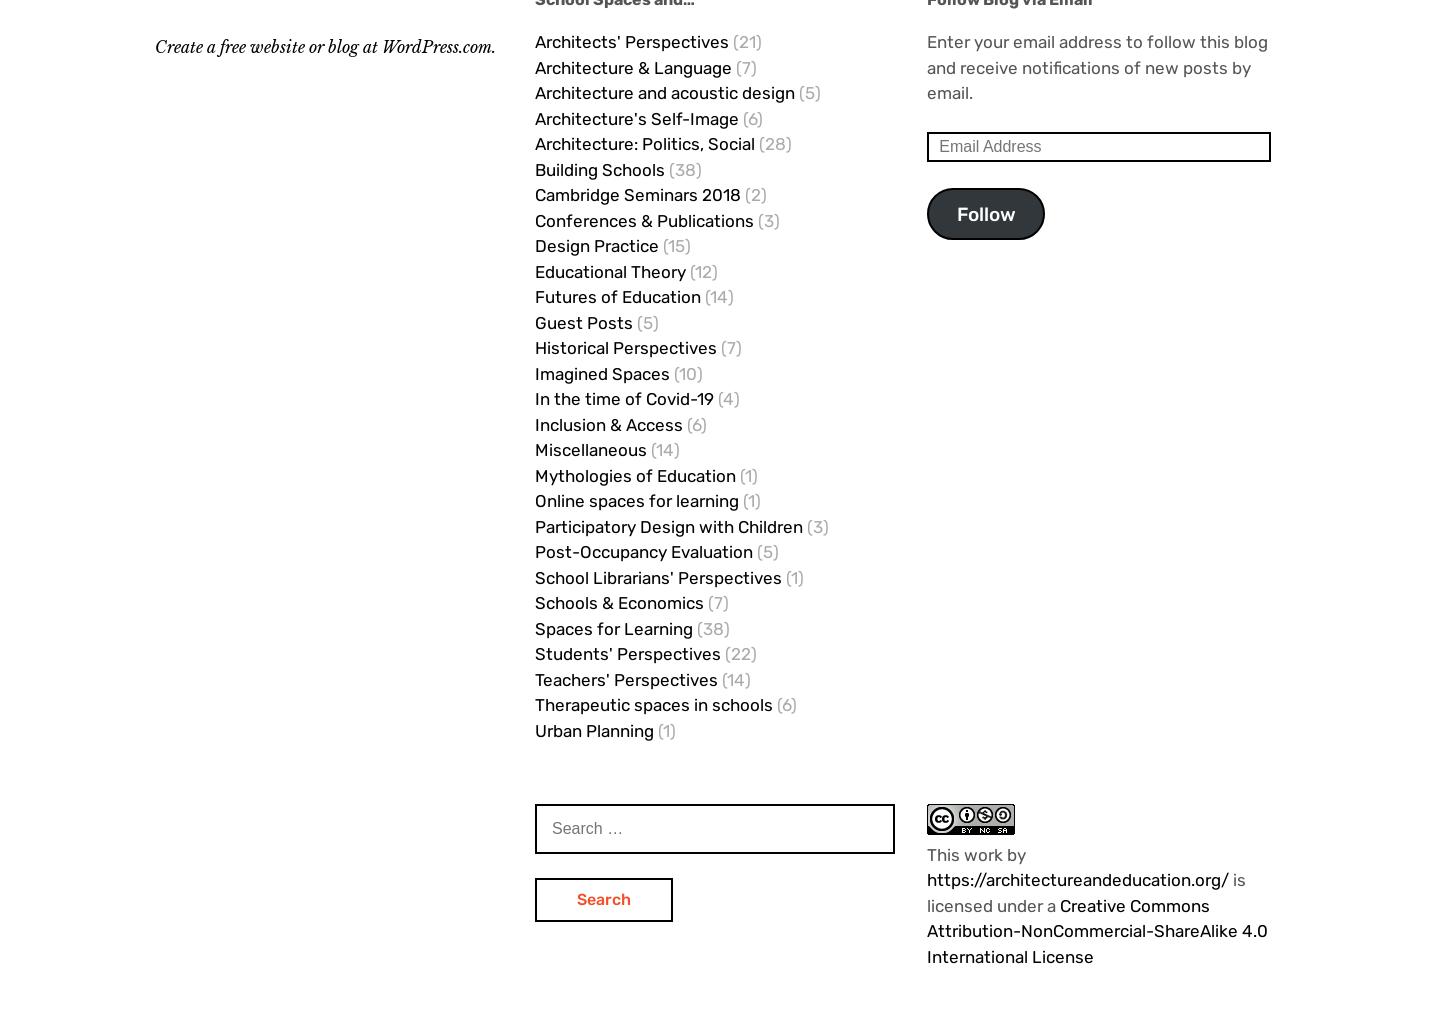  Describe the element at coordinates (925, 67) in the screenshot. I see `'Enter your email address to follow this blog and receive notifications of new posts by email.'` at that location.